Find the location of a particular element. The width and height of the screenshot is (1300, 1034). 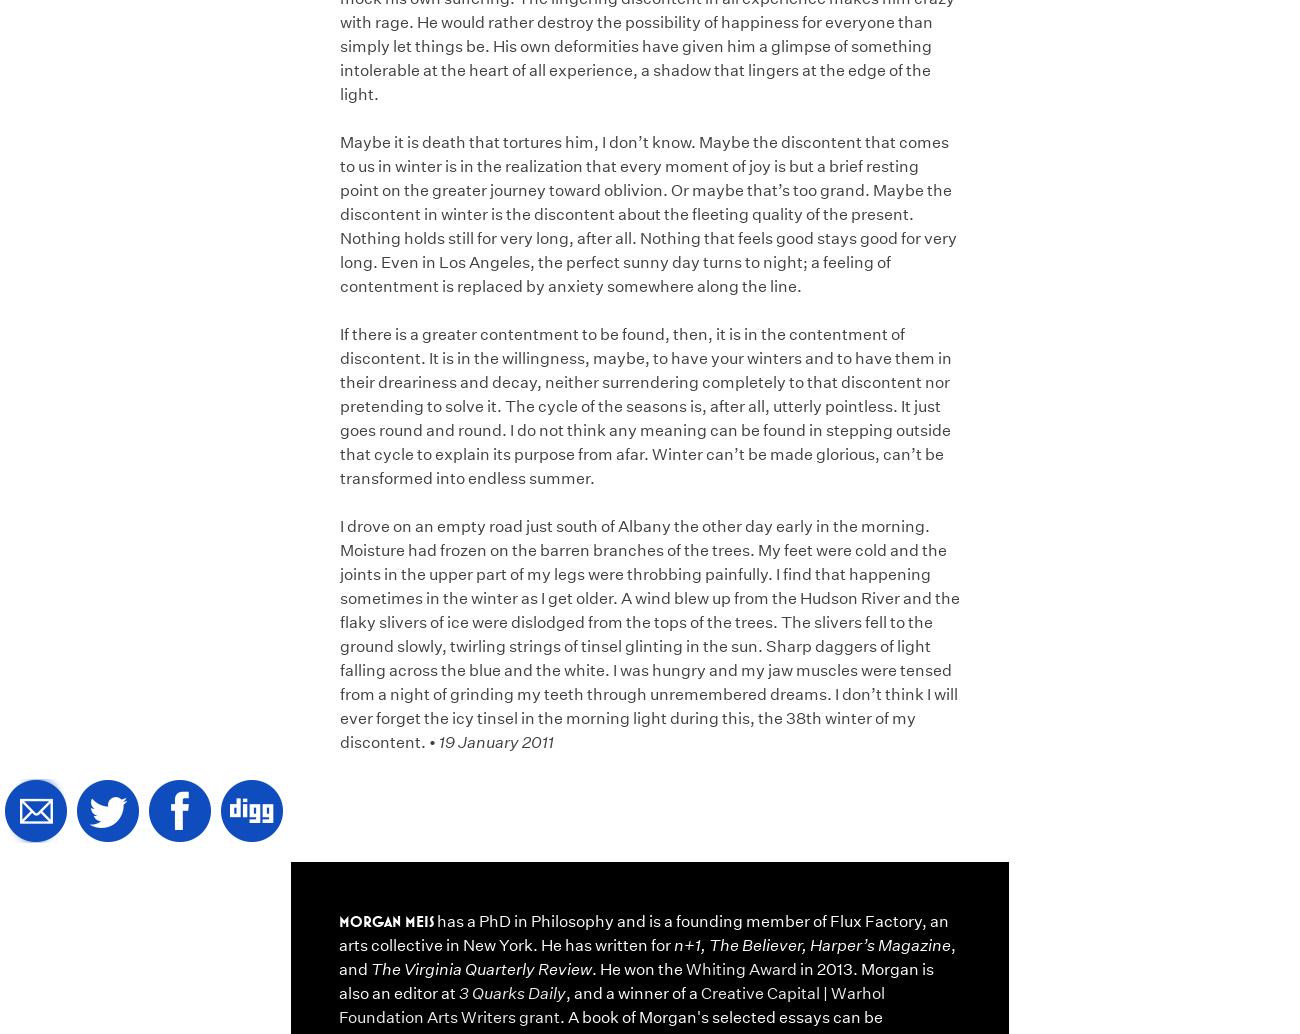

'Whiting Award' is located at coordinates (685, 967).